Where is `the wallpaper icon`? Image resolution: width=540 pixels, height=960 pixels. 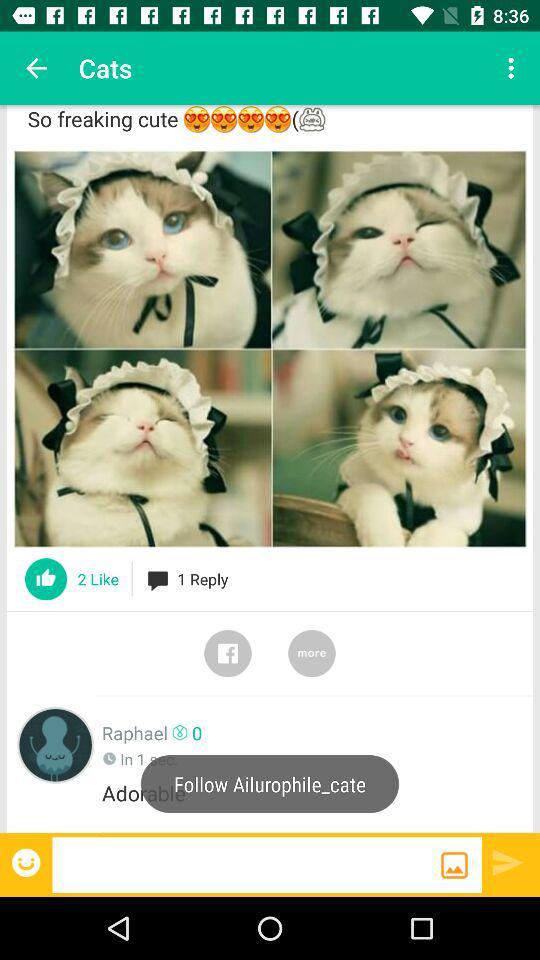 the wallpaper icon is located at coordinates (454, 864).